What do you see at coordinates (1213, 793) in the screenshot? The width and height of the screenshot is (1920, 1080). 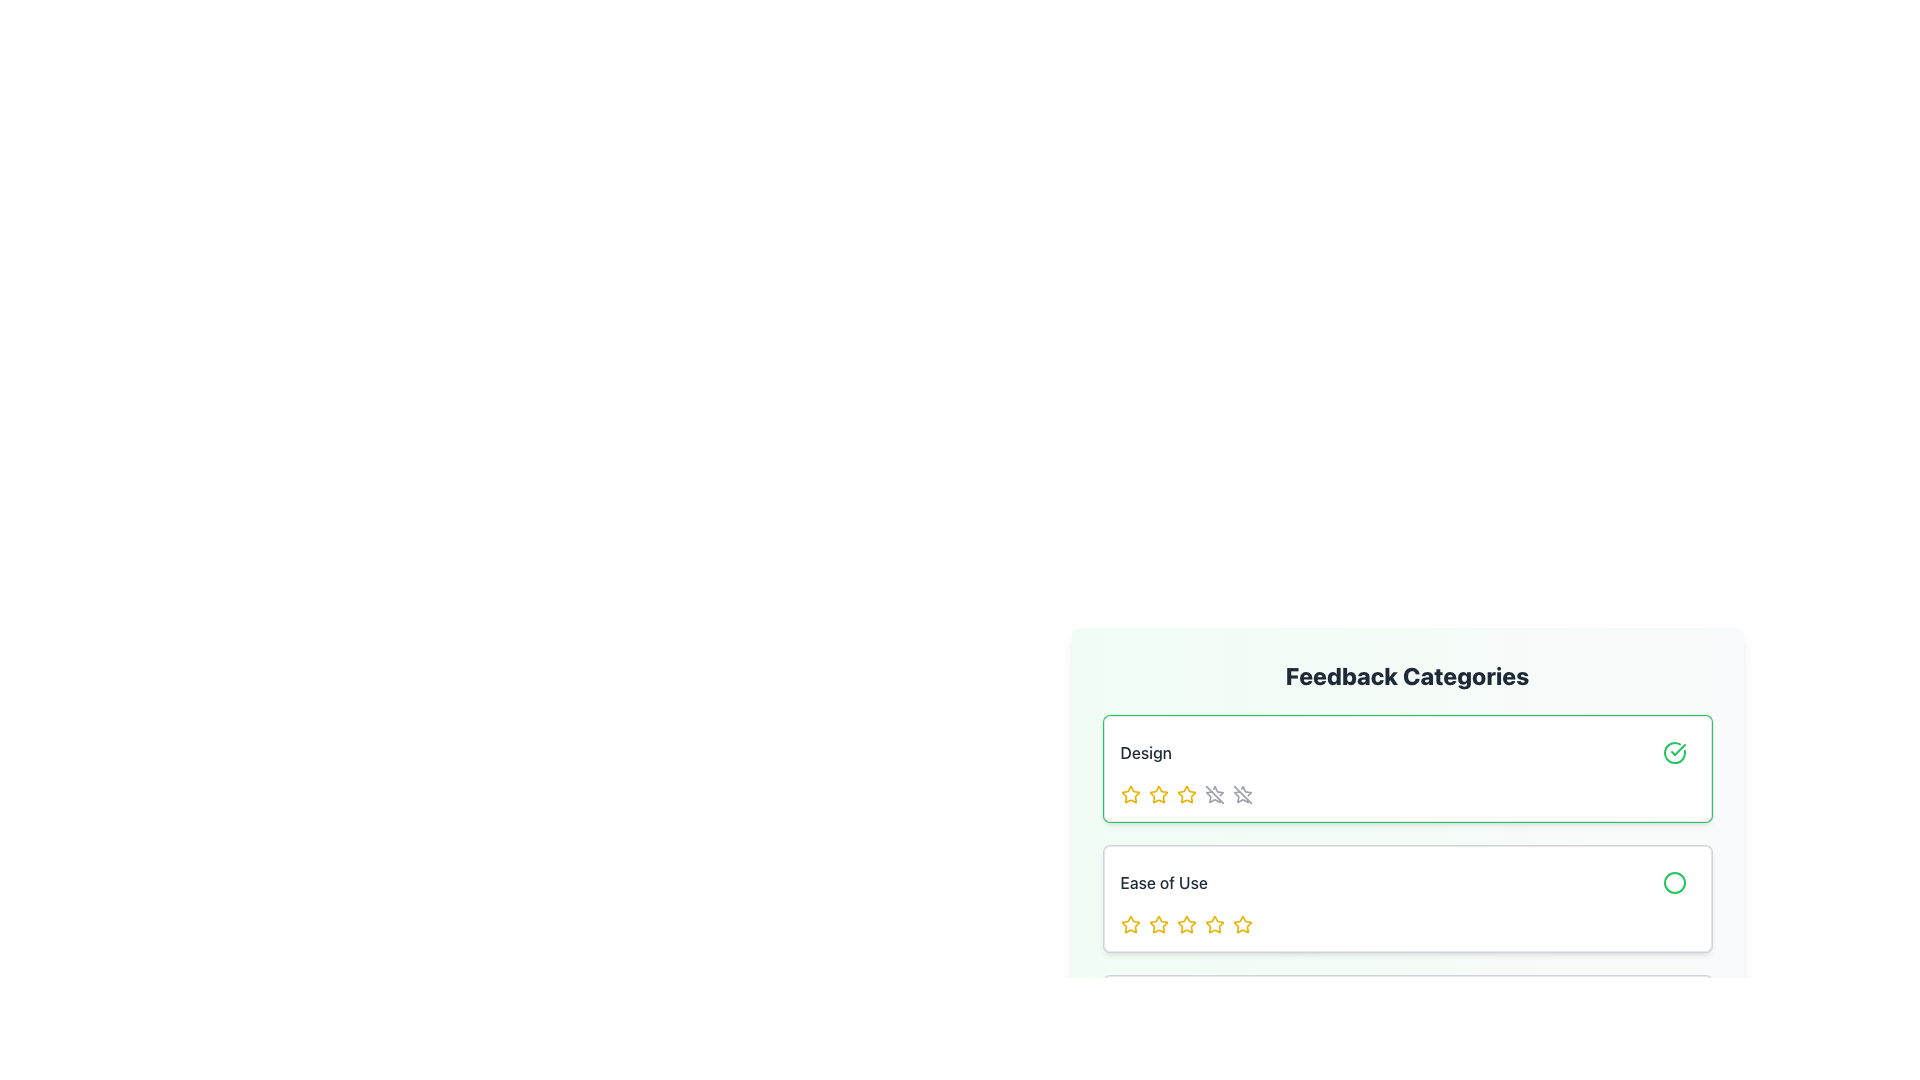 I see `the fifth star icon with a cross overlay in the 'Design' category's rating row under the 'Feedback Categories' section to attempt` at bounding box center [1213, 793].